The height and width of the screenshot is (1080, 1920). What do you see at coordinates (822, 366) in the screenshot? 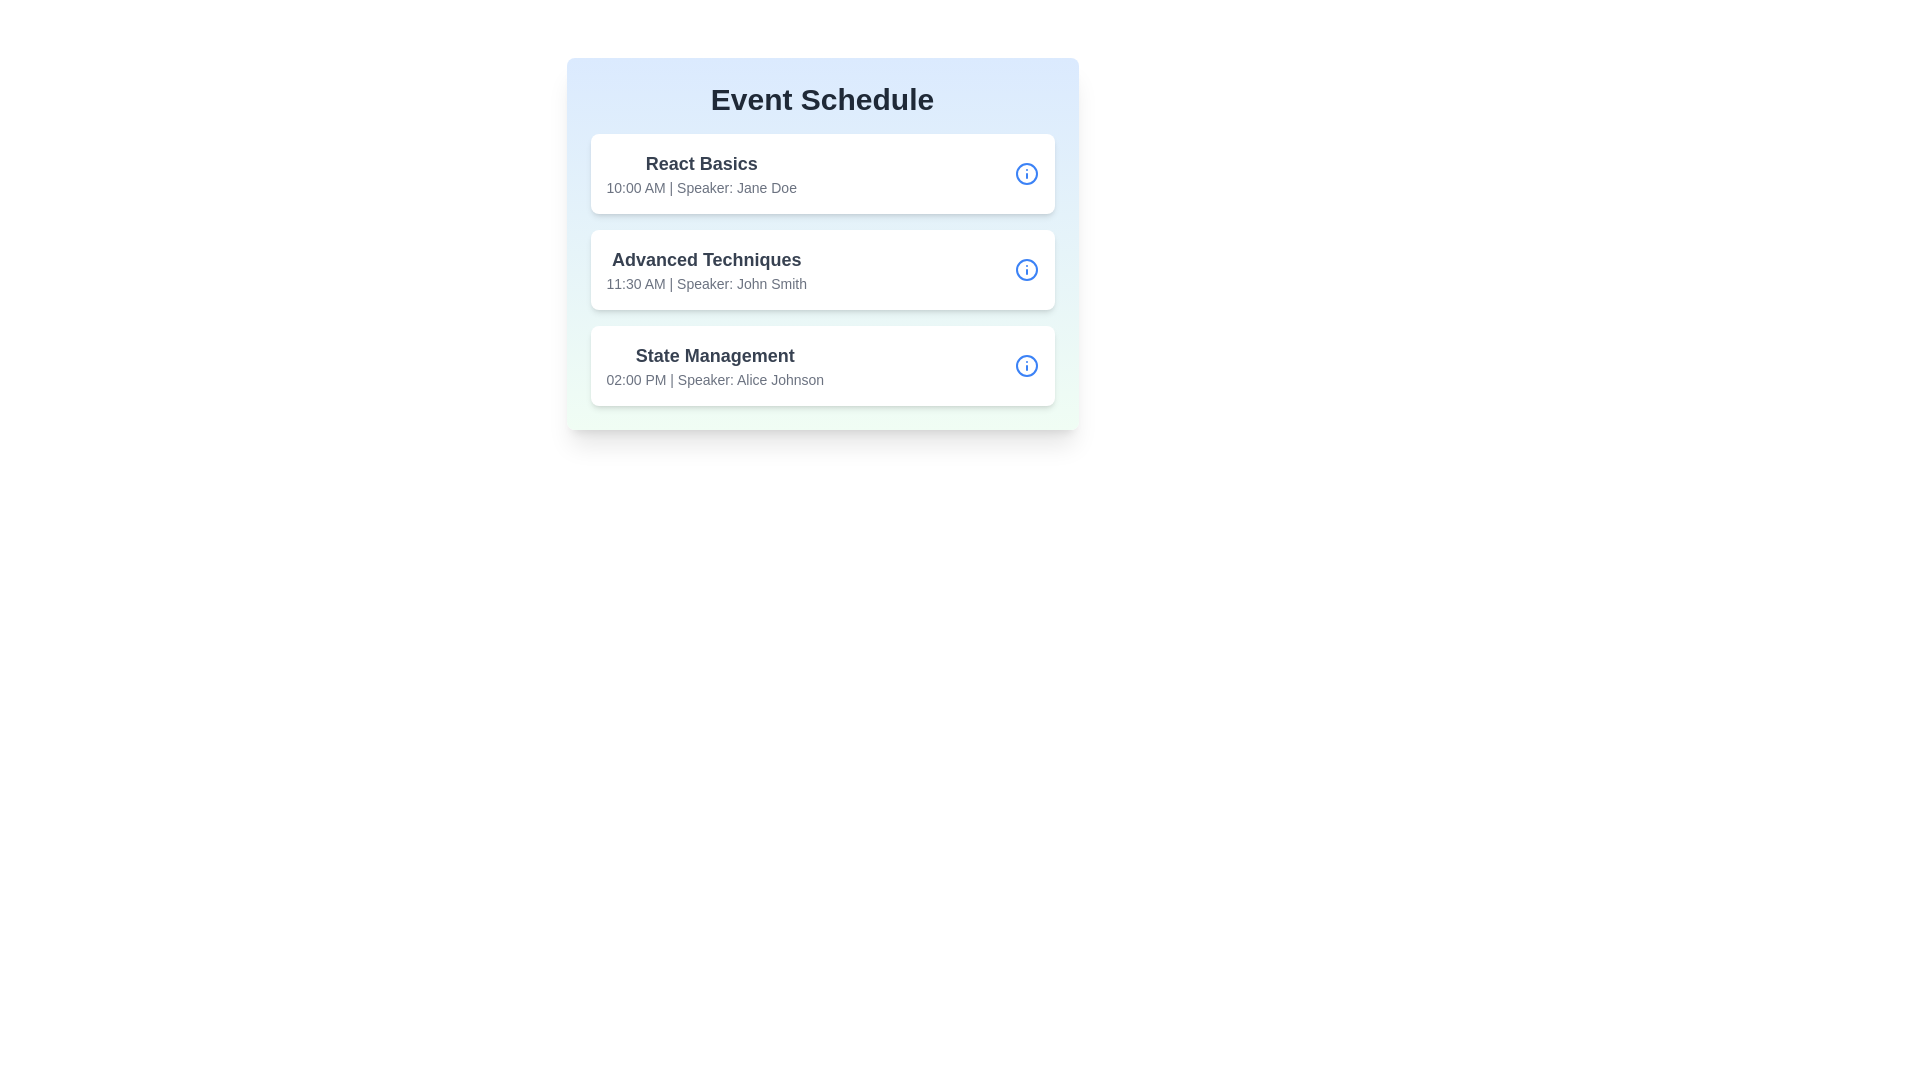
I see `the session item corresponding to State Management` at bounding box center [822, 366].